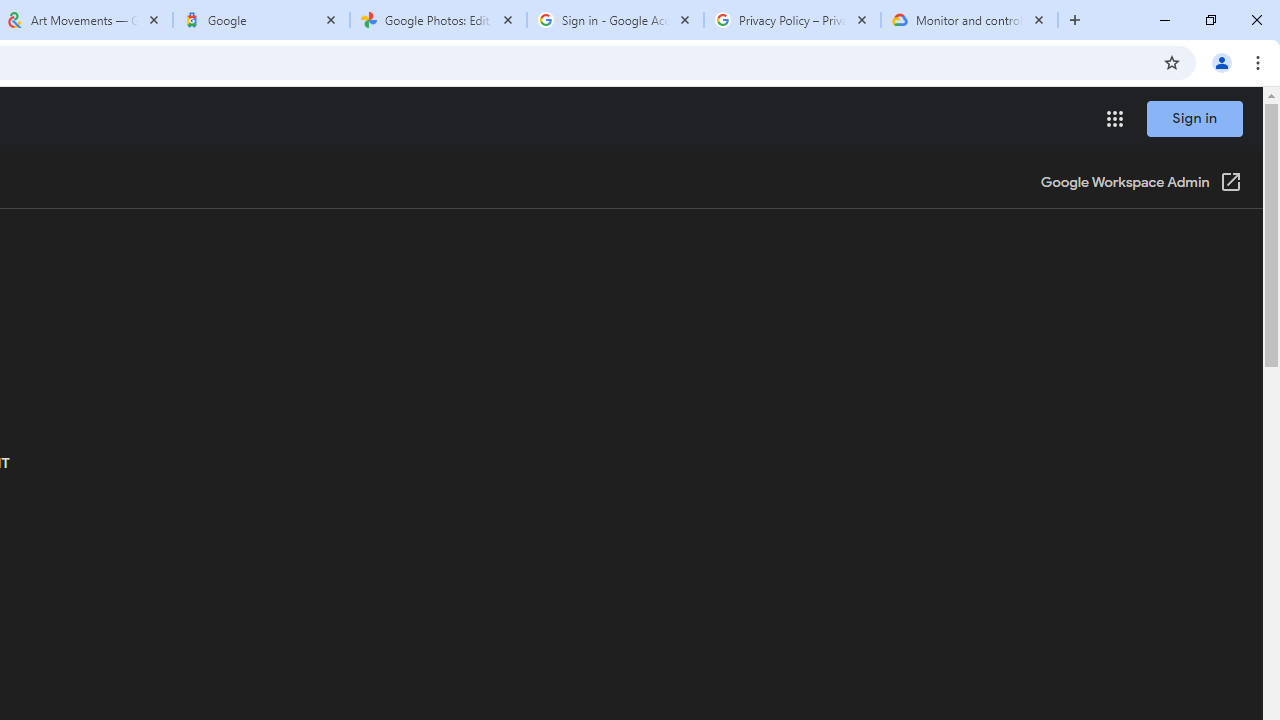  I want to click on 'Sign in - Google Accounts', so click(614, 20).